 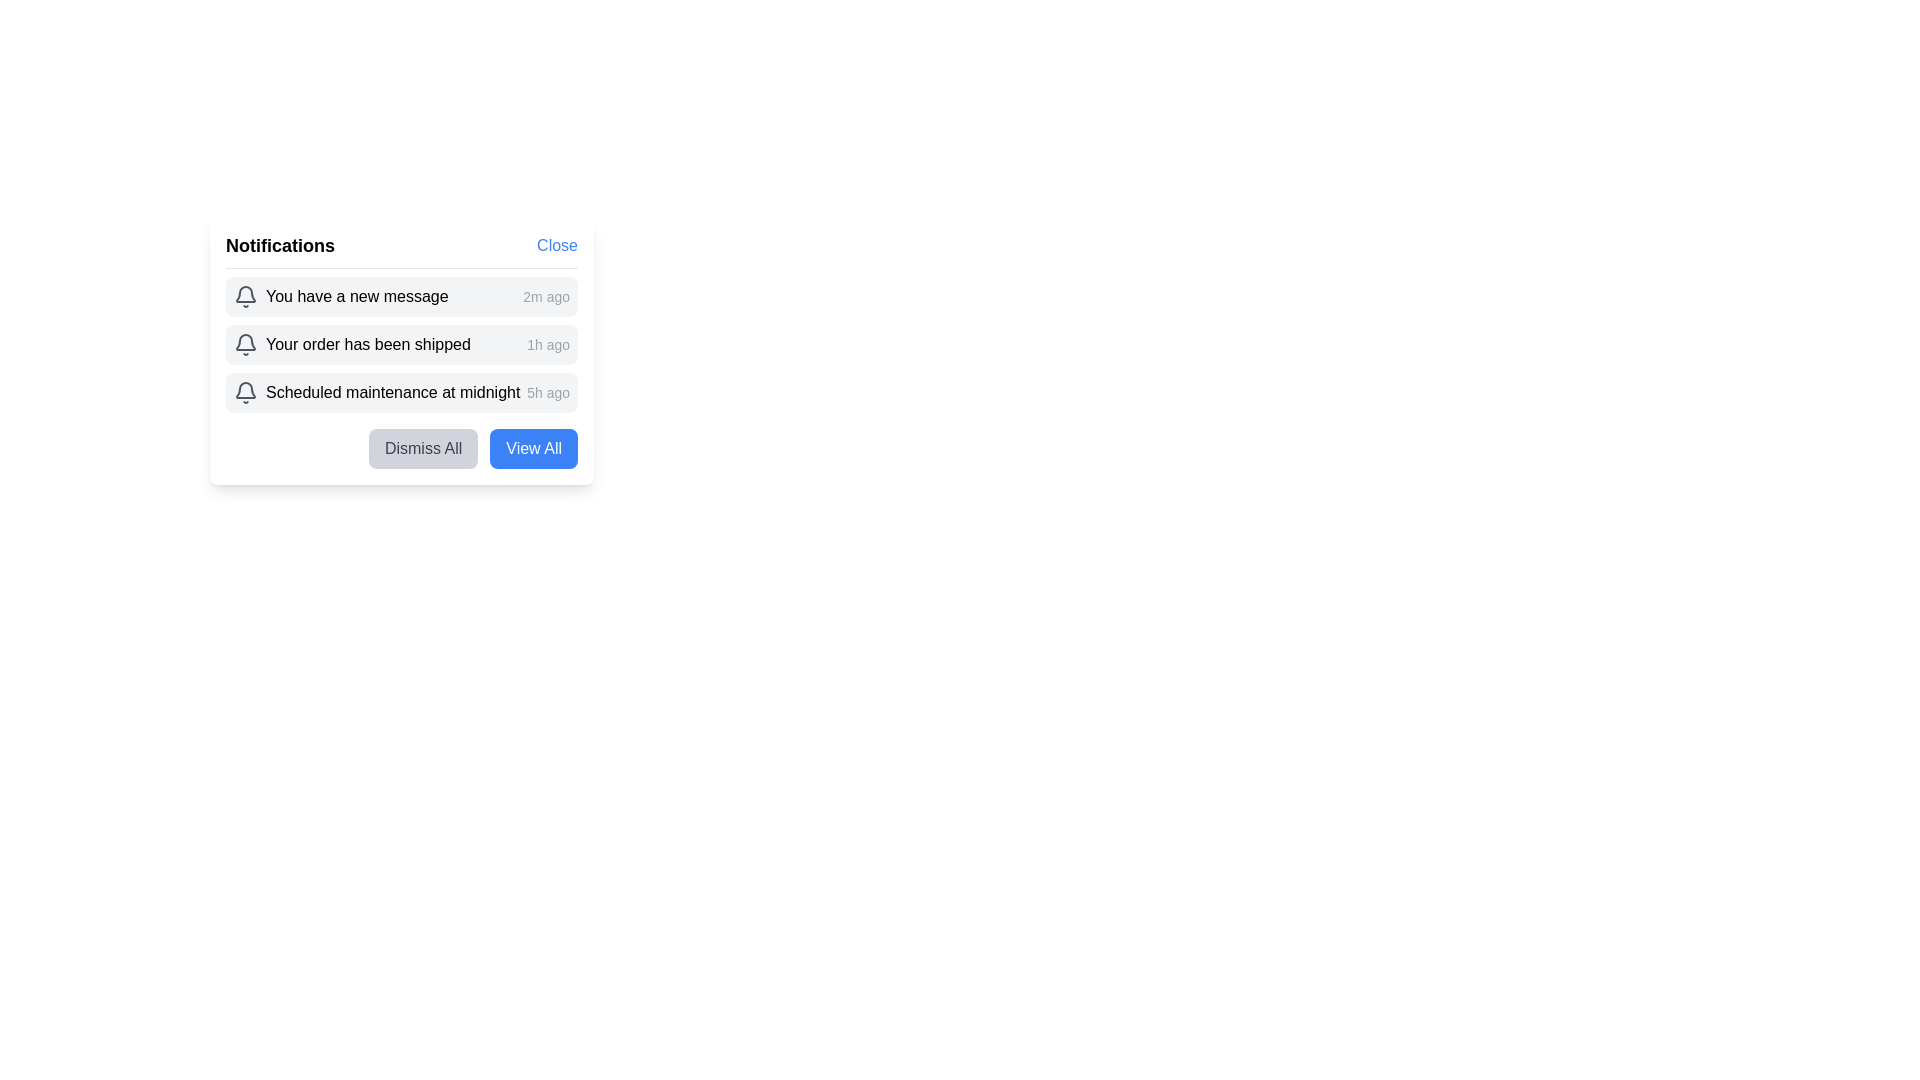 I want to click on the text label indicating the time when the notification was received, which is part of the notification item under the notifications panel, located at the right end of the row displaying 'You have a new message', so click(x=546, y=297).